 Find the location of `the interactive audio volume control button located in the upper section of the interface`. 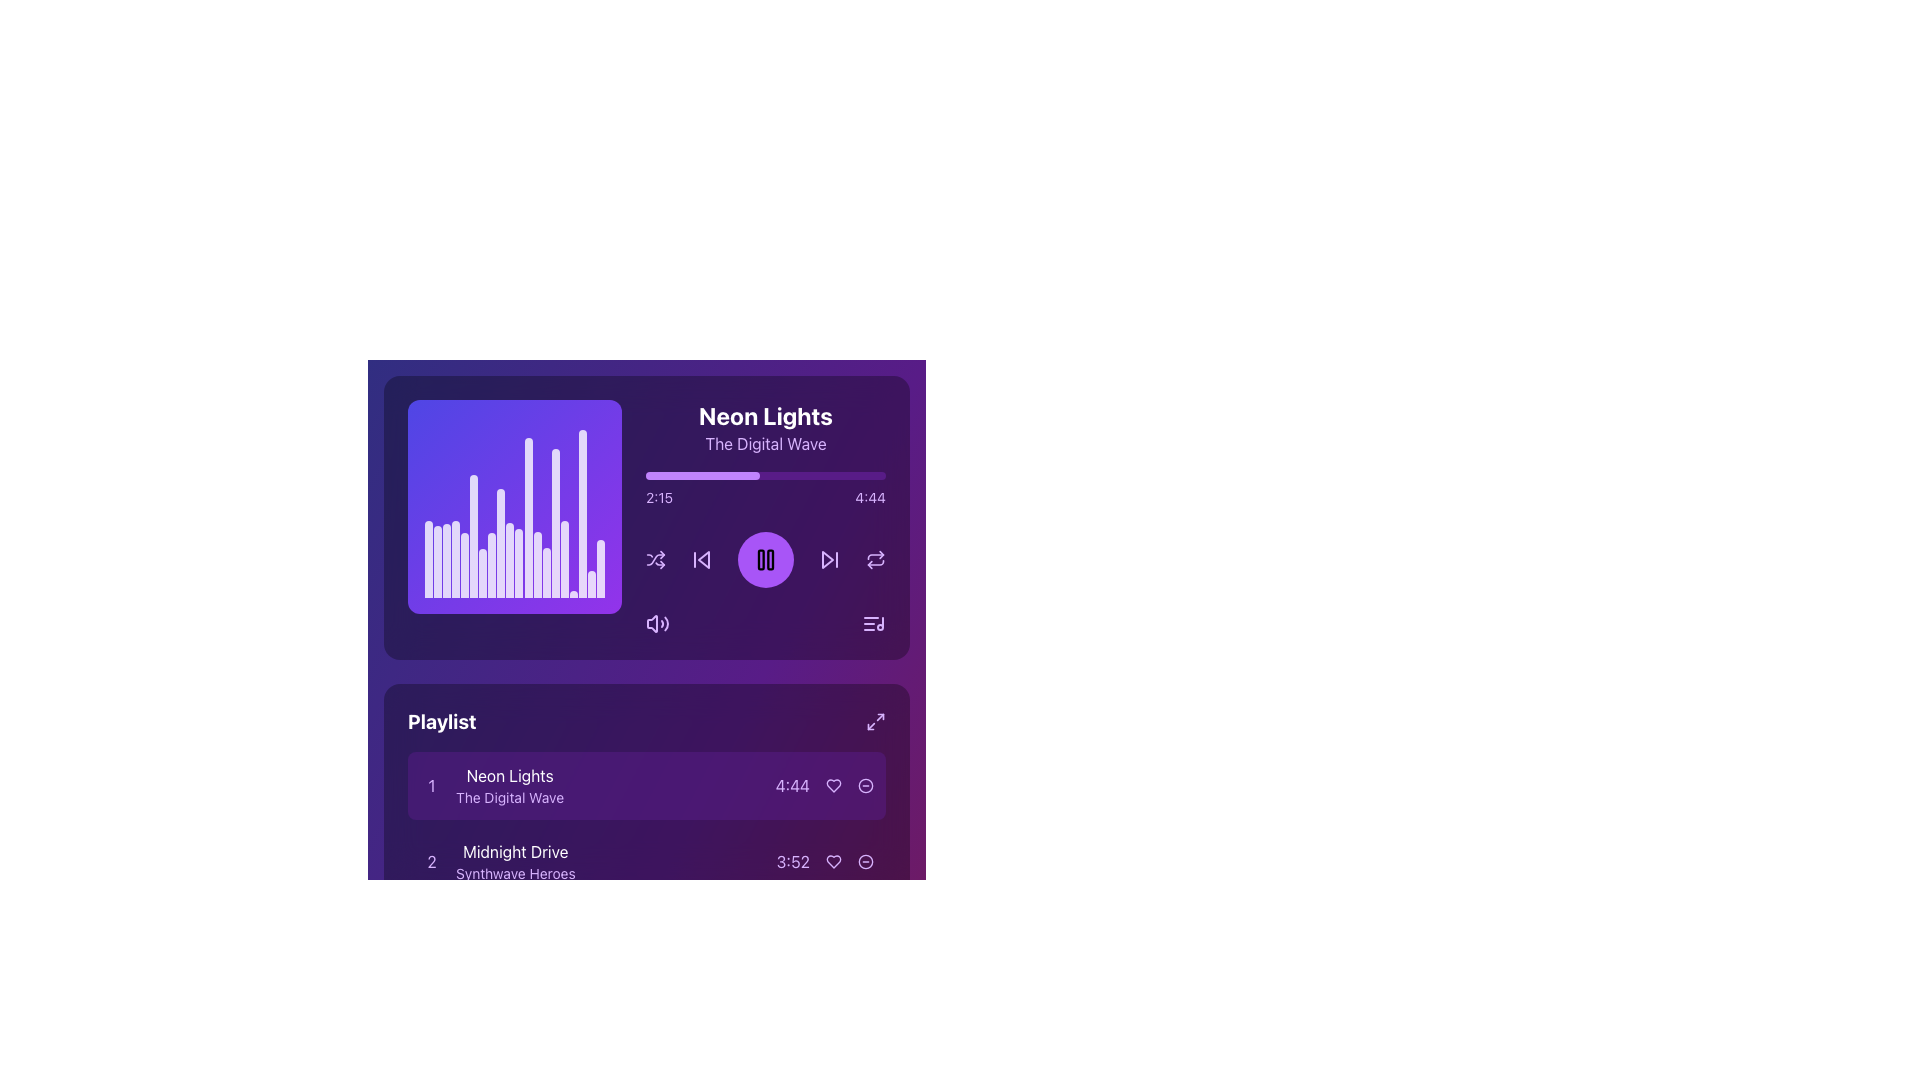

the interactive audio volume control button located in the upper section of the interface is located at coordinates (657, 623).